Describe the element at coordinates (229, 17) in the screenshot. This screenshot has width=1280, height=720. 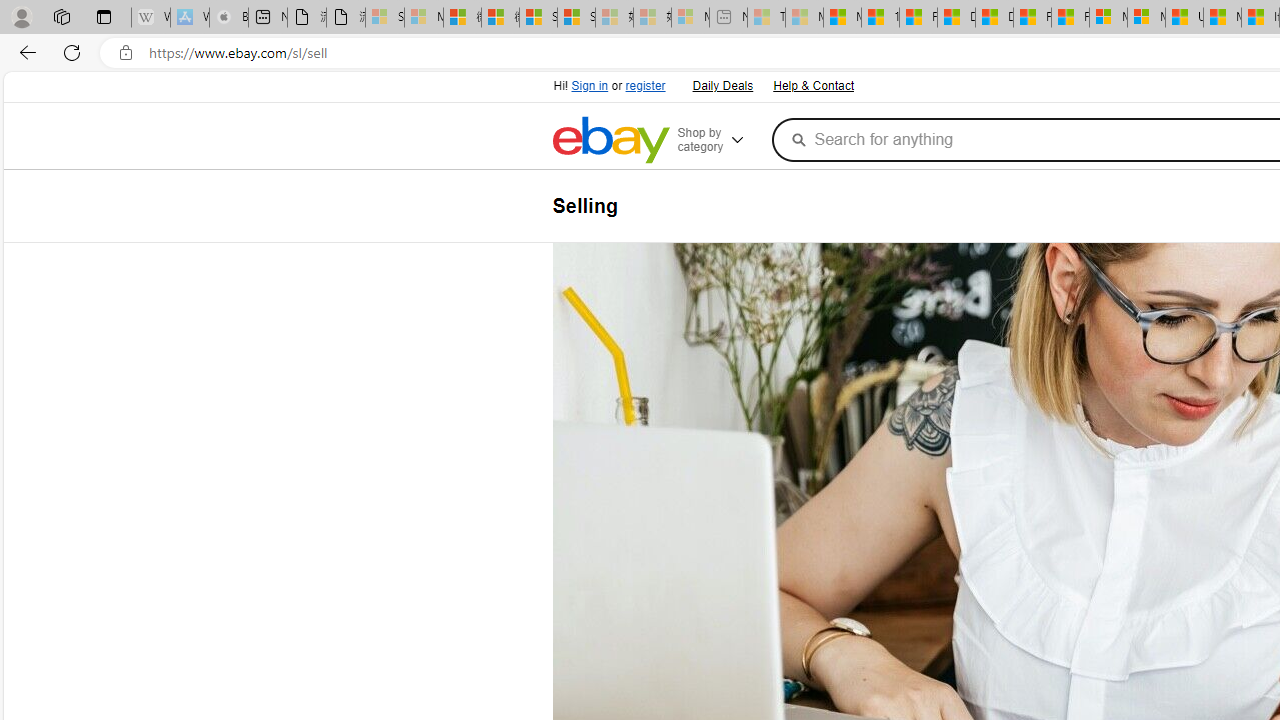
I see `'Buy iPad - Apple - Sleeping'` at that location.